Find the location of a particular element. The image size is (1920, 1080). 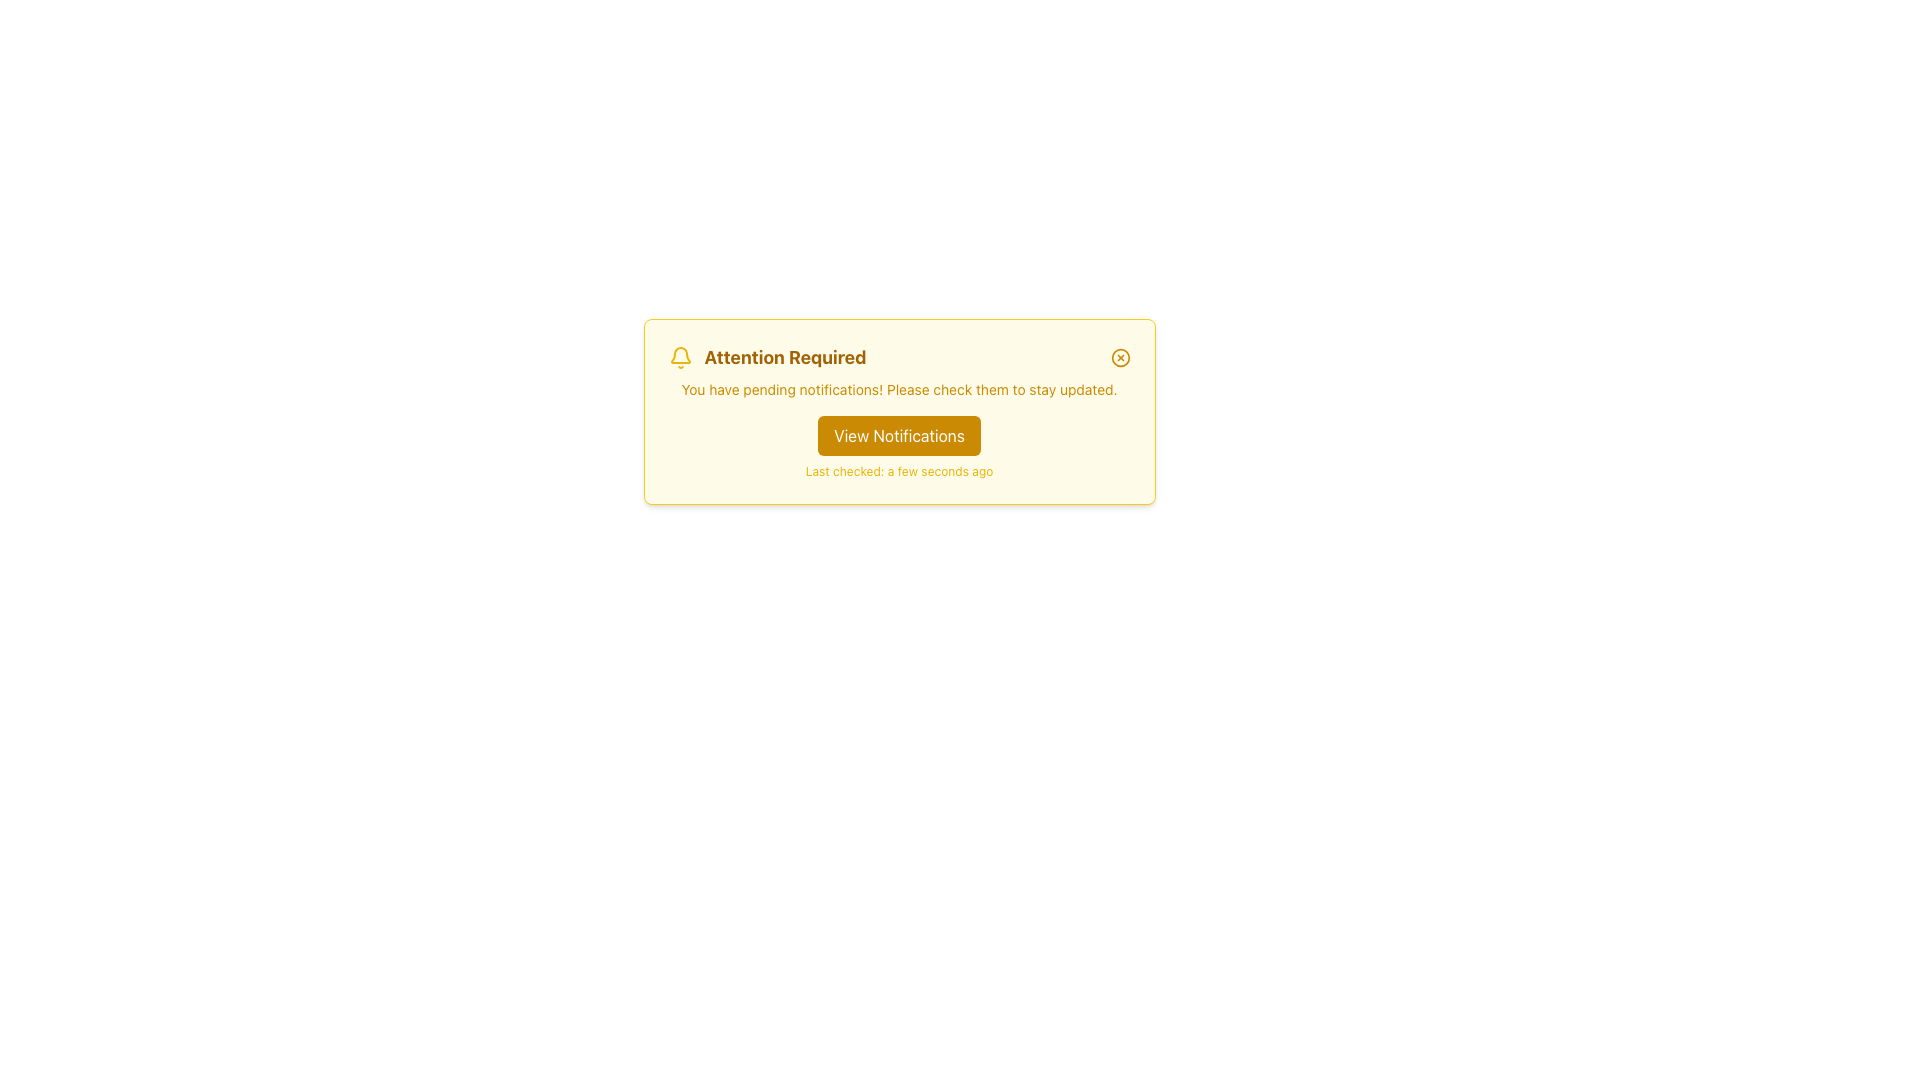

the 'View Notifications' button with a bold yellow background is located at coordinates (898, 434).